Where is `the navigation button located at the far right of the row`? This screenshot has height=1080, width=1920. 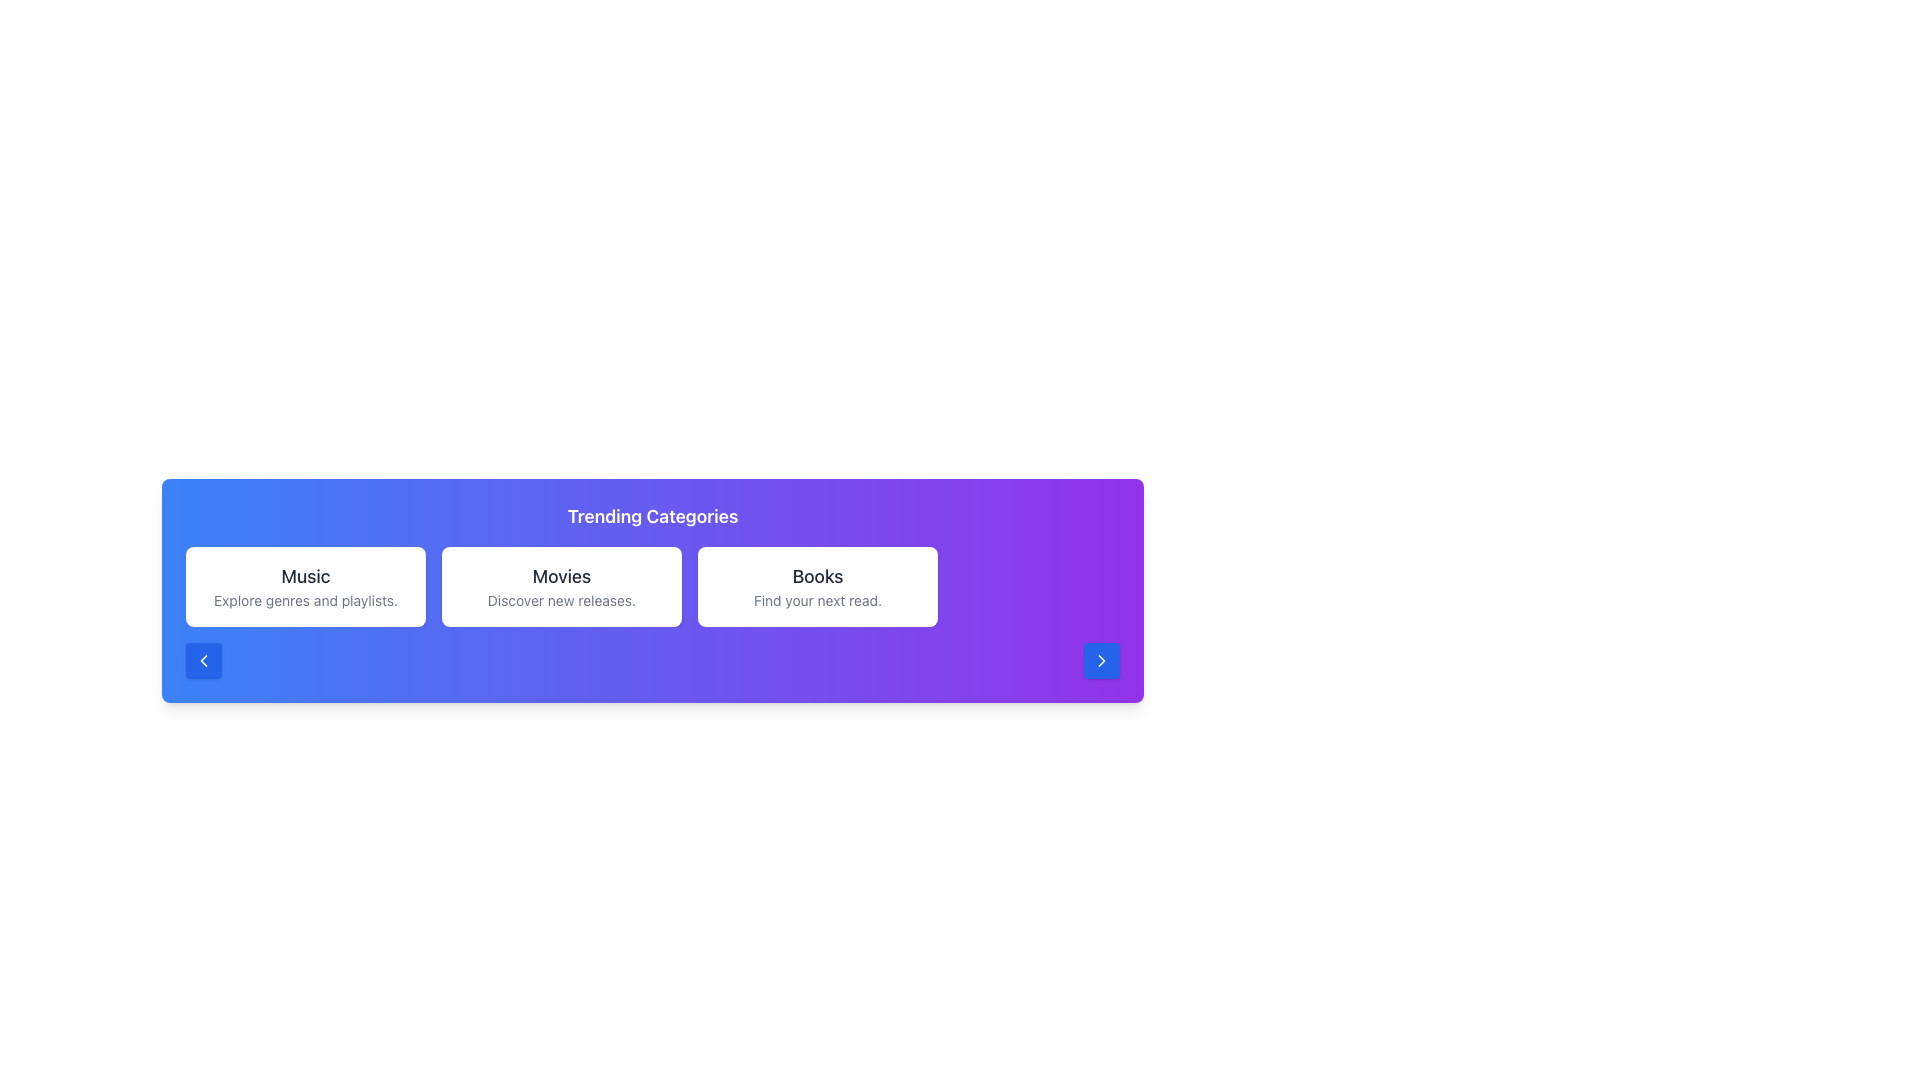
the navigation button located at the far right of the row is located at coordinates (1101, 660).